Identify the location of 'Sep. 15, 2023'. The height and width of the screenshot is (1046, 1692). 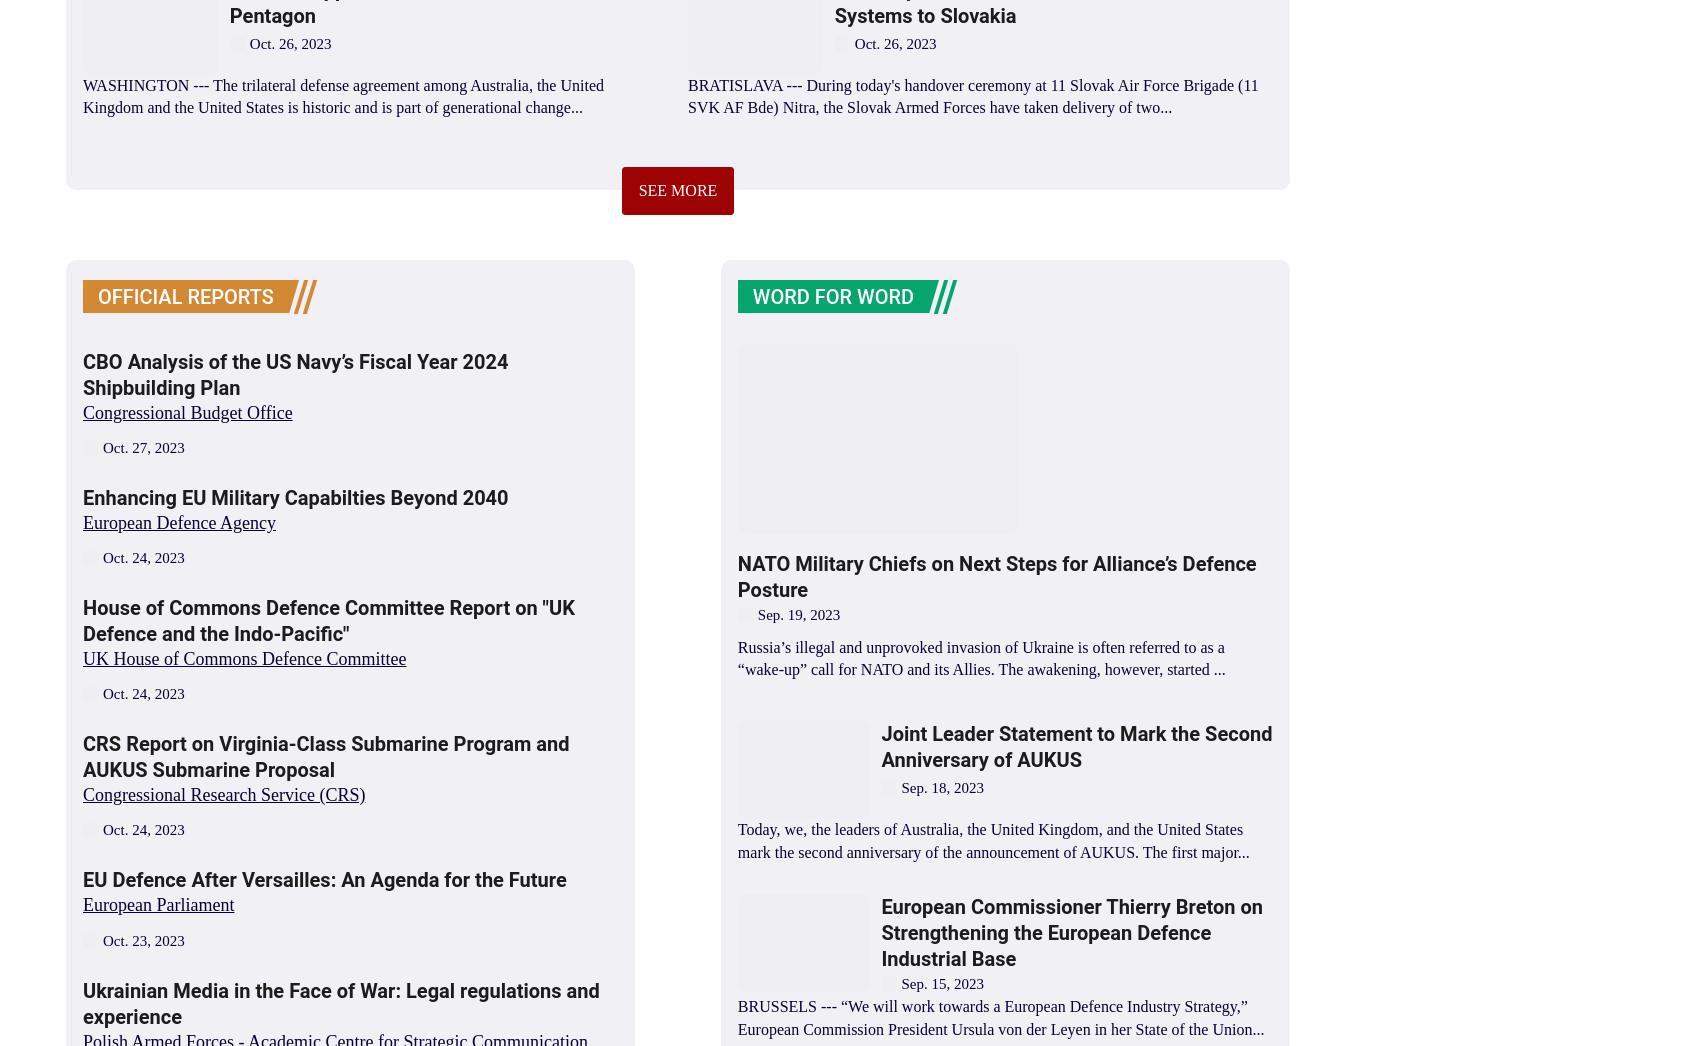
(942, 982).